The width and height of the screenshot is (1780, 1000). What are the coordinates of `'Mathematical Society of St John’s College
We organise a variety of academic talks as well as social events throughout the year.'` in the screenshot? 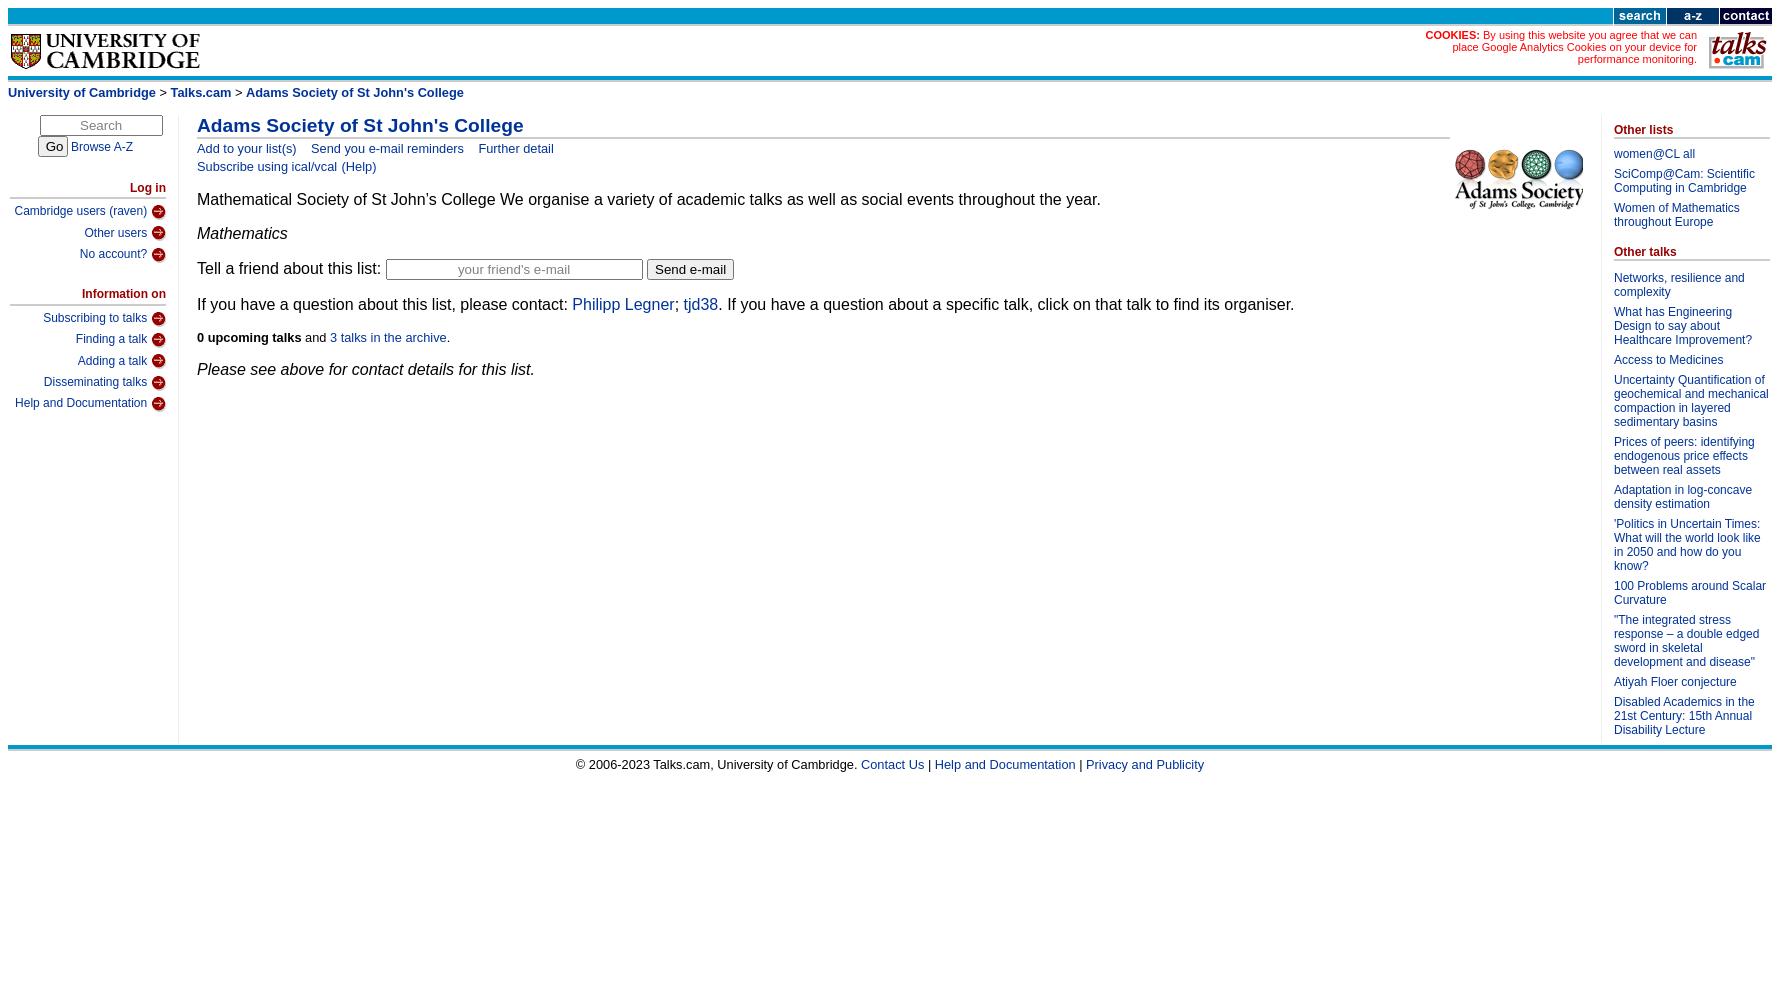 It's located at (648, 197).